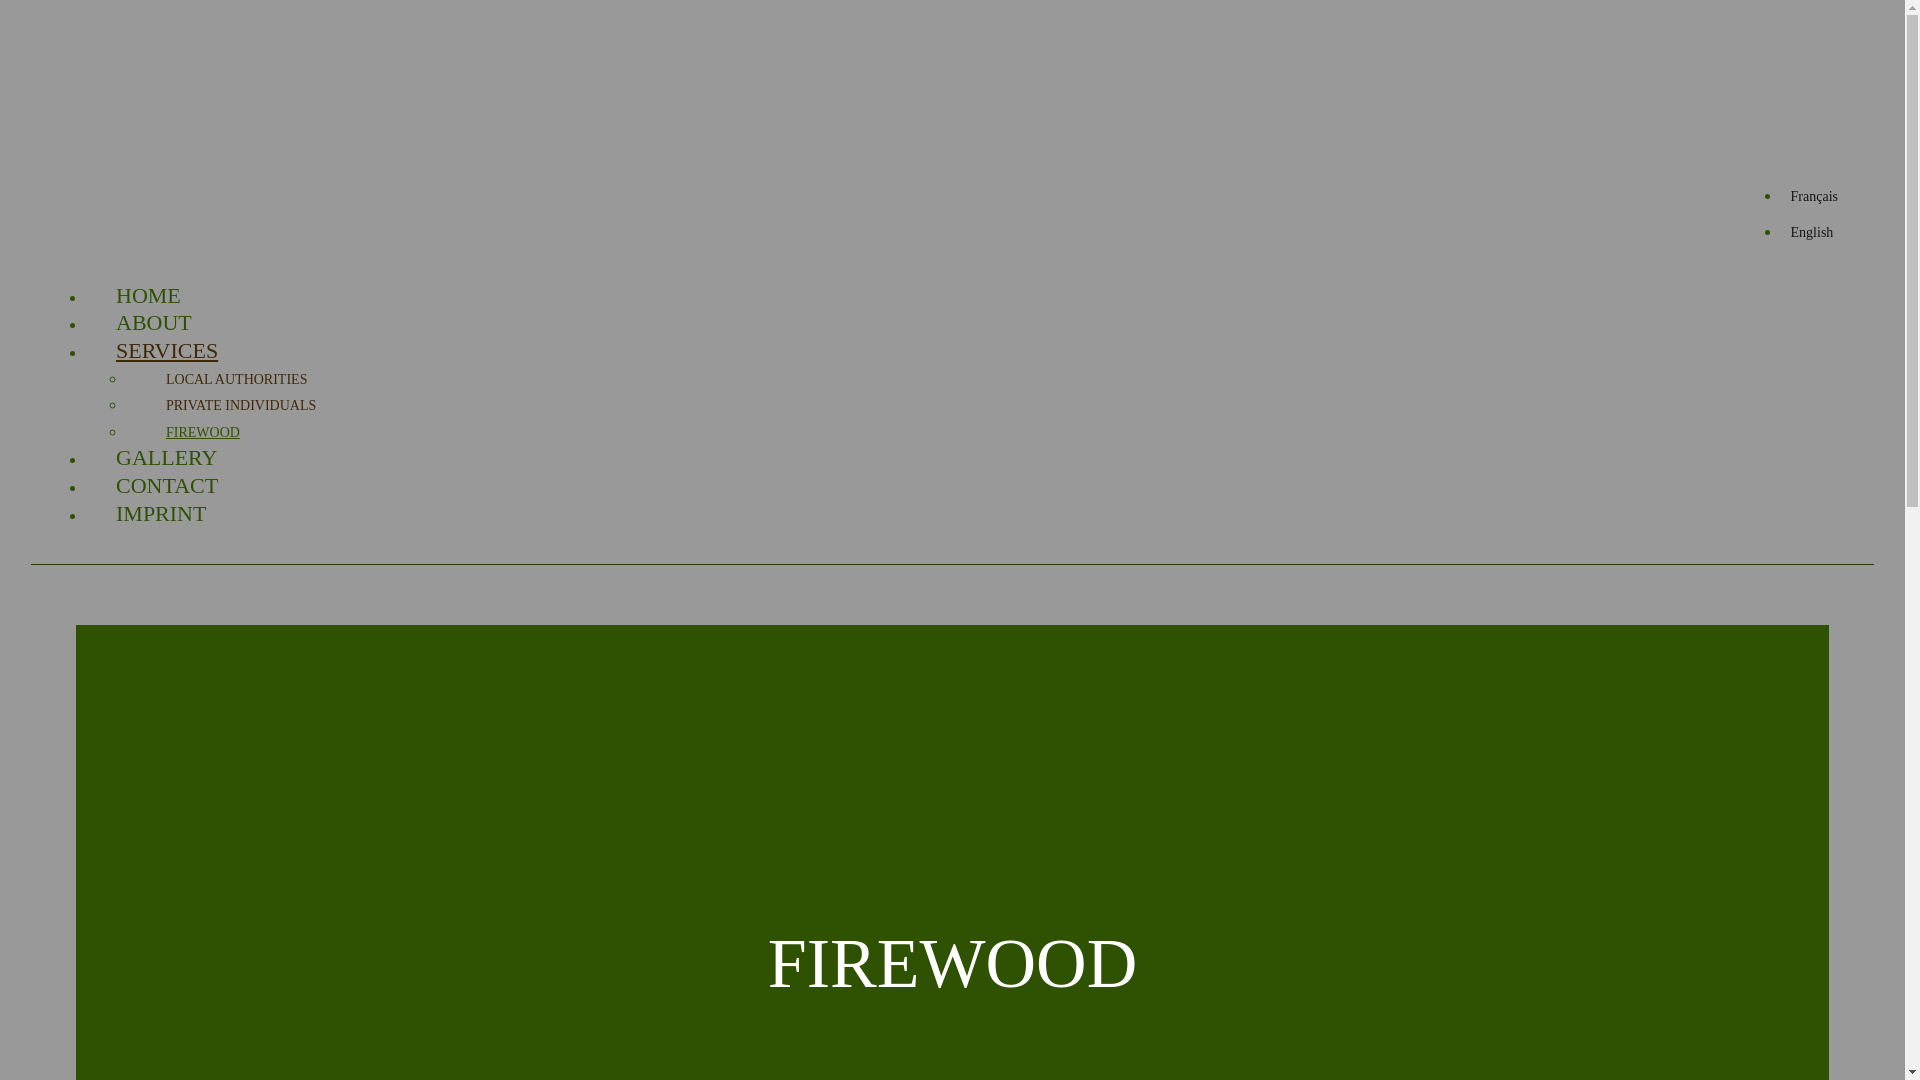 The height and width of the screenshot is (1080, 1920). Describe the element at coordinates (236, 380) in the screenshot. I see `'LOCAL AUTHORITIES'` at that location.